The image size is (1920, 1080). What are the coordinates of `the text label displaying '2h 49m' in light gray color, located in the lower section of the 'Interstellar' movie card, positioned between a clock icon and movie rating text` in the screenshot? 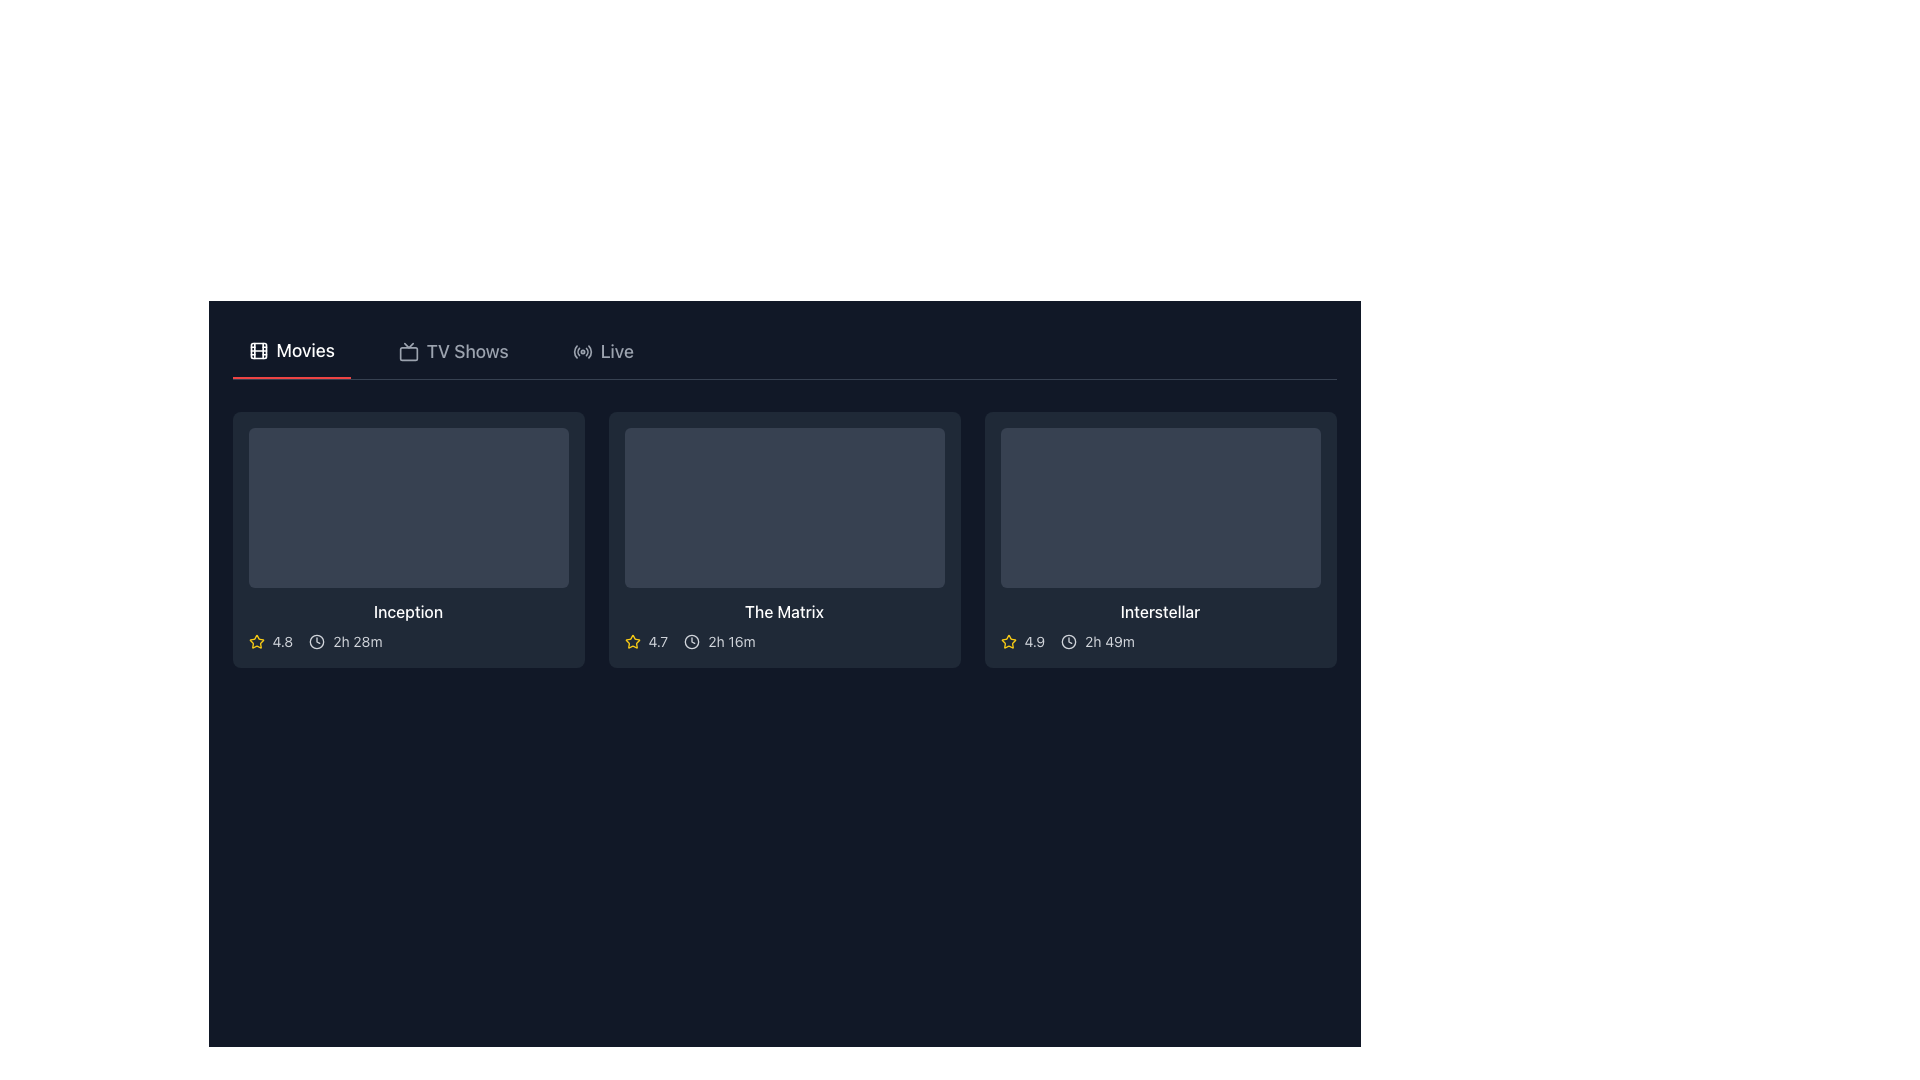 It's located at (1108, 641).